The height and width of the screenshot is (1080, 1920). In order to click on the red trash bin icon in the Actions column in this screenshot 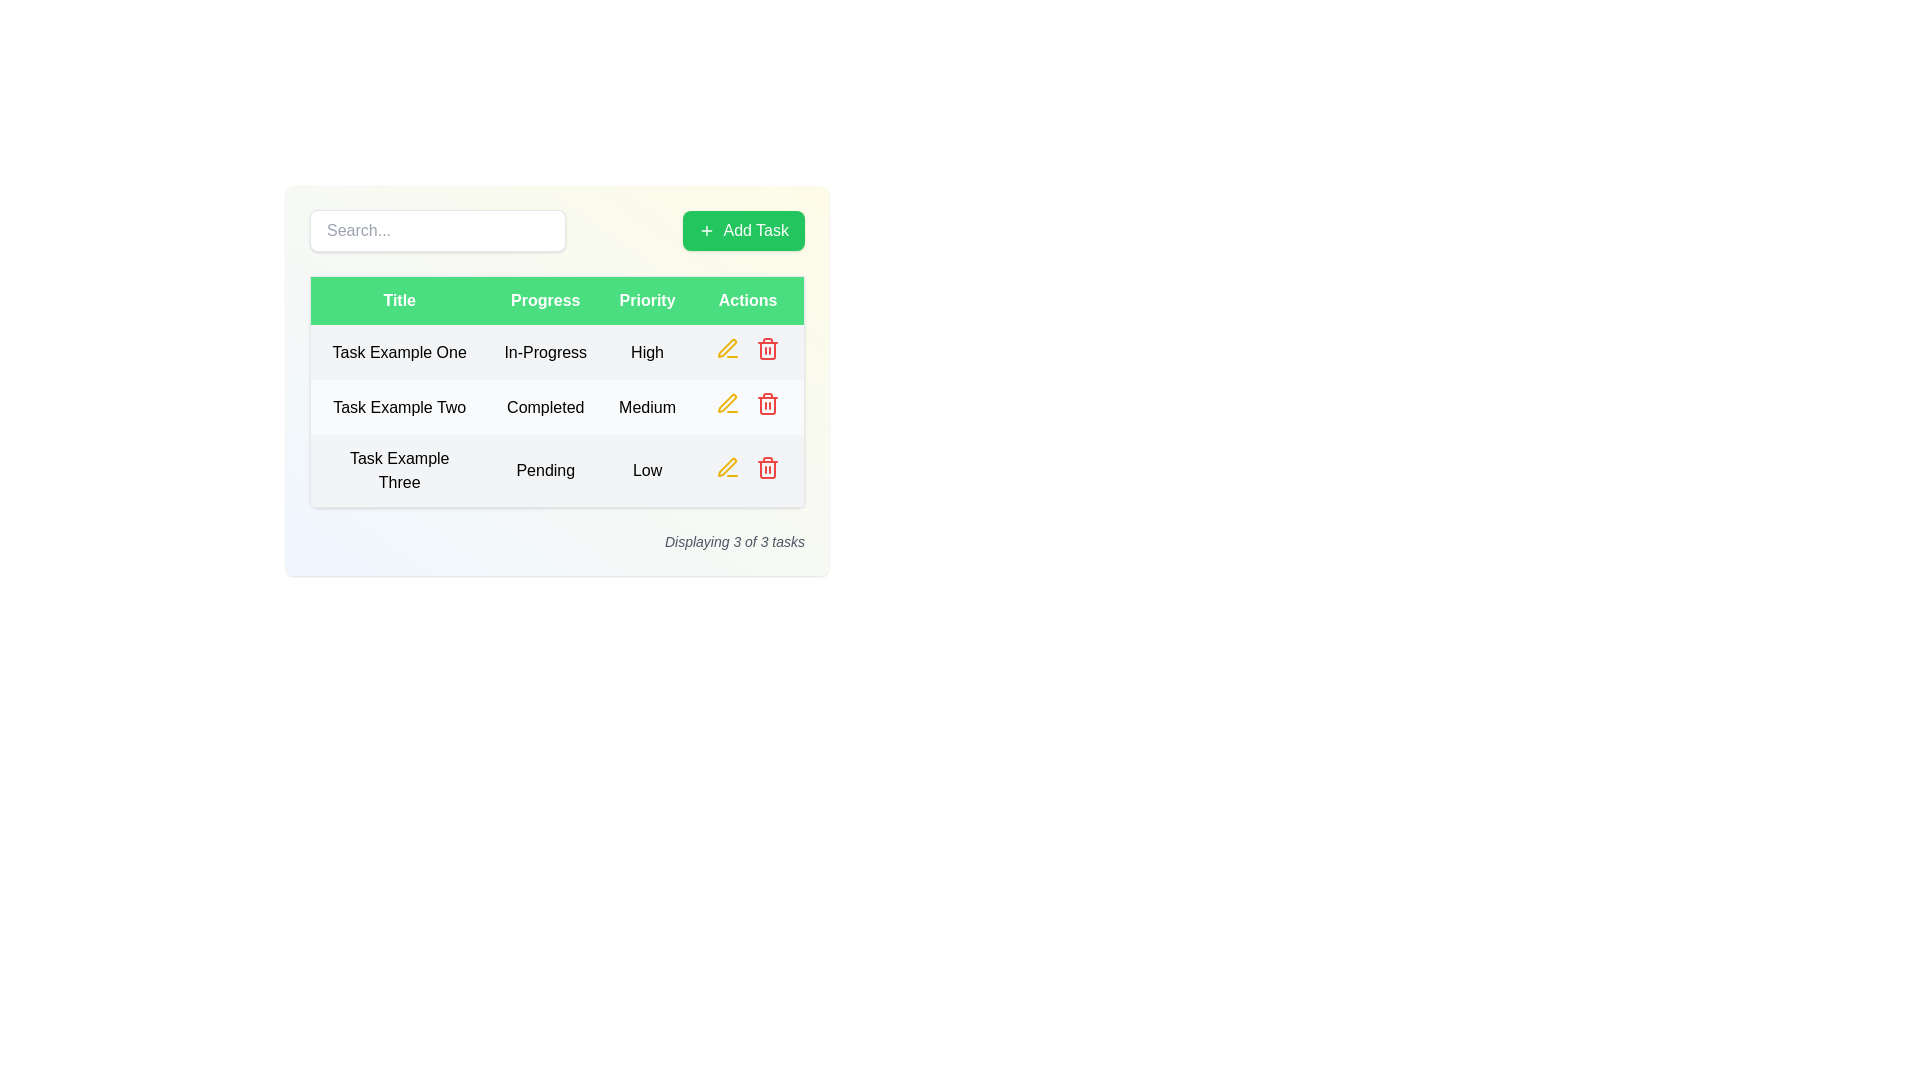, I will do `click(767, 404)`.